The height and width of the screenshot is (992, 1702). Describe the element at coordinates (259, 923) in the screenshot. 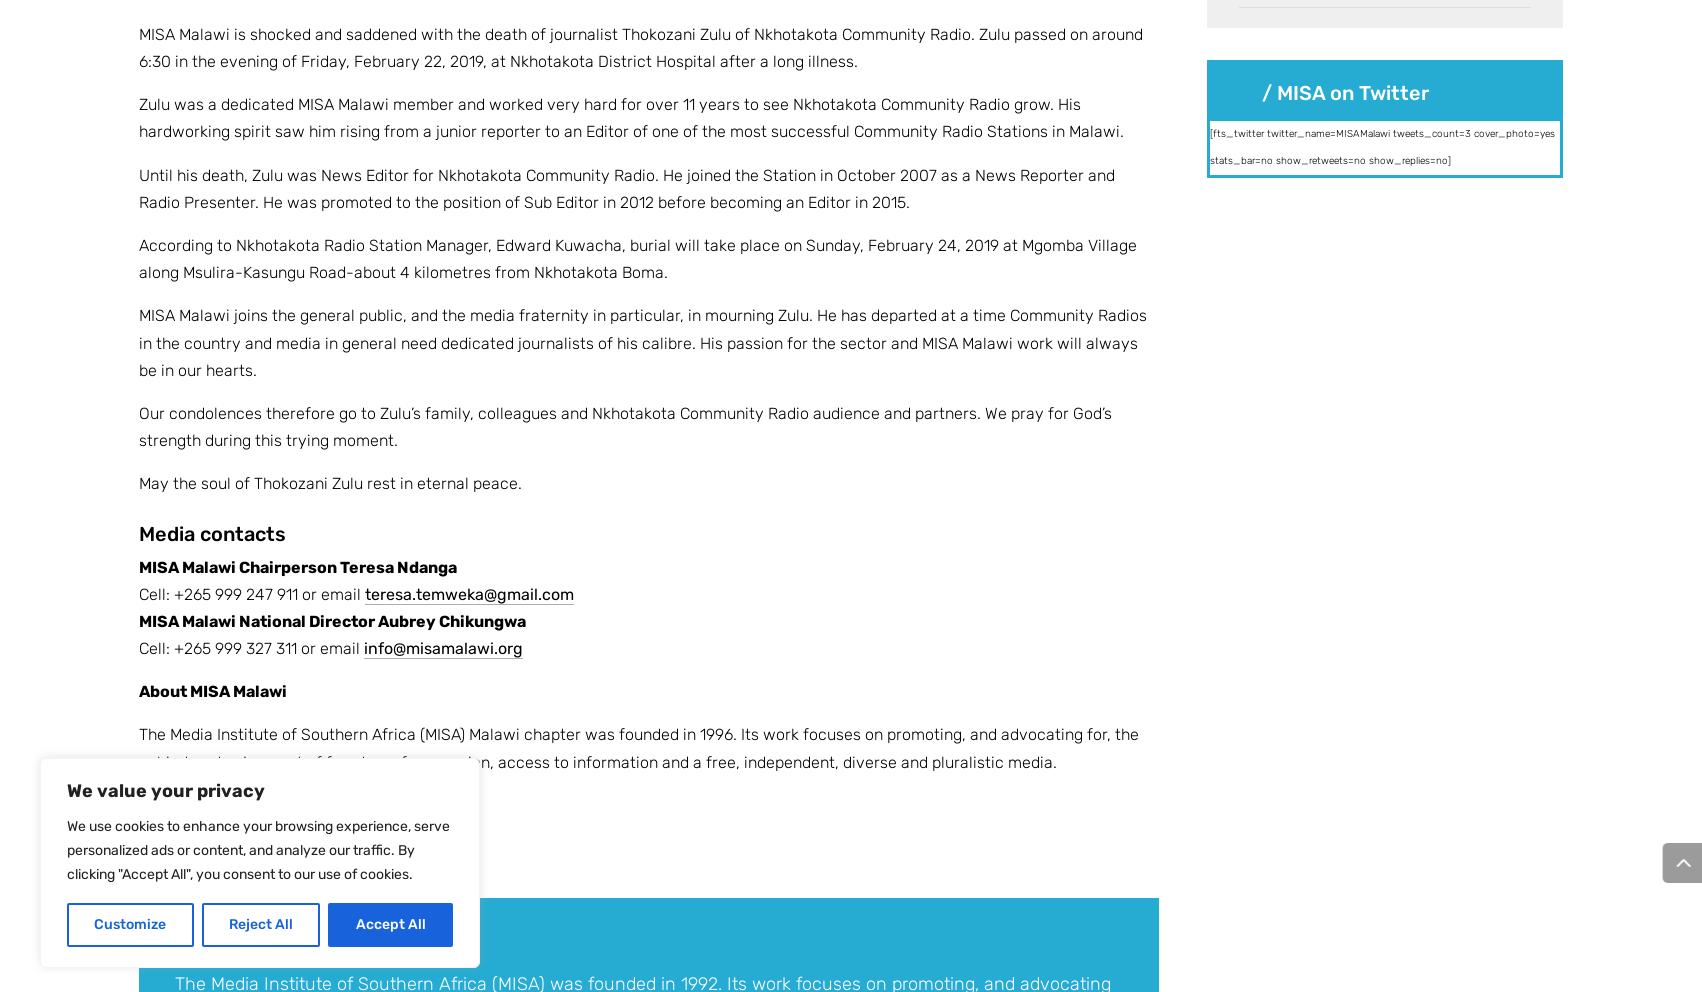

I see `'Reject All'` at that location.